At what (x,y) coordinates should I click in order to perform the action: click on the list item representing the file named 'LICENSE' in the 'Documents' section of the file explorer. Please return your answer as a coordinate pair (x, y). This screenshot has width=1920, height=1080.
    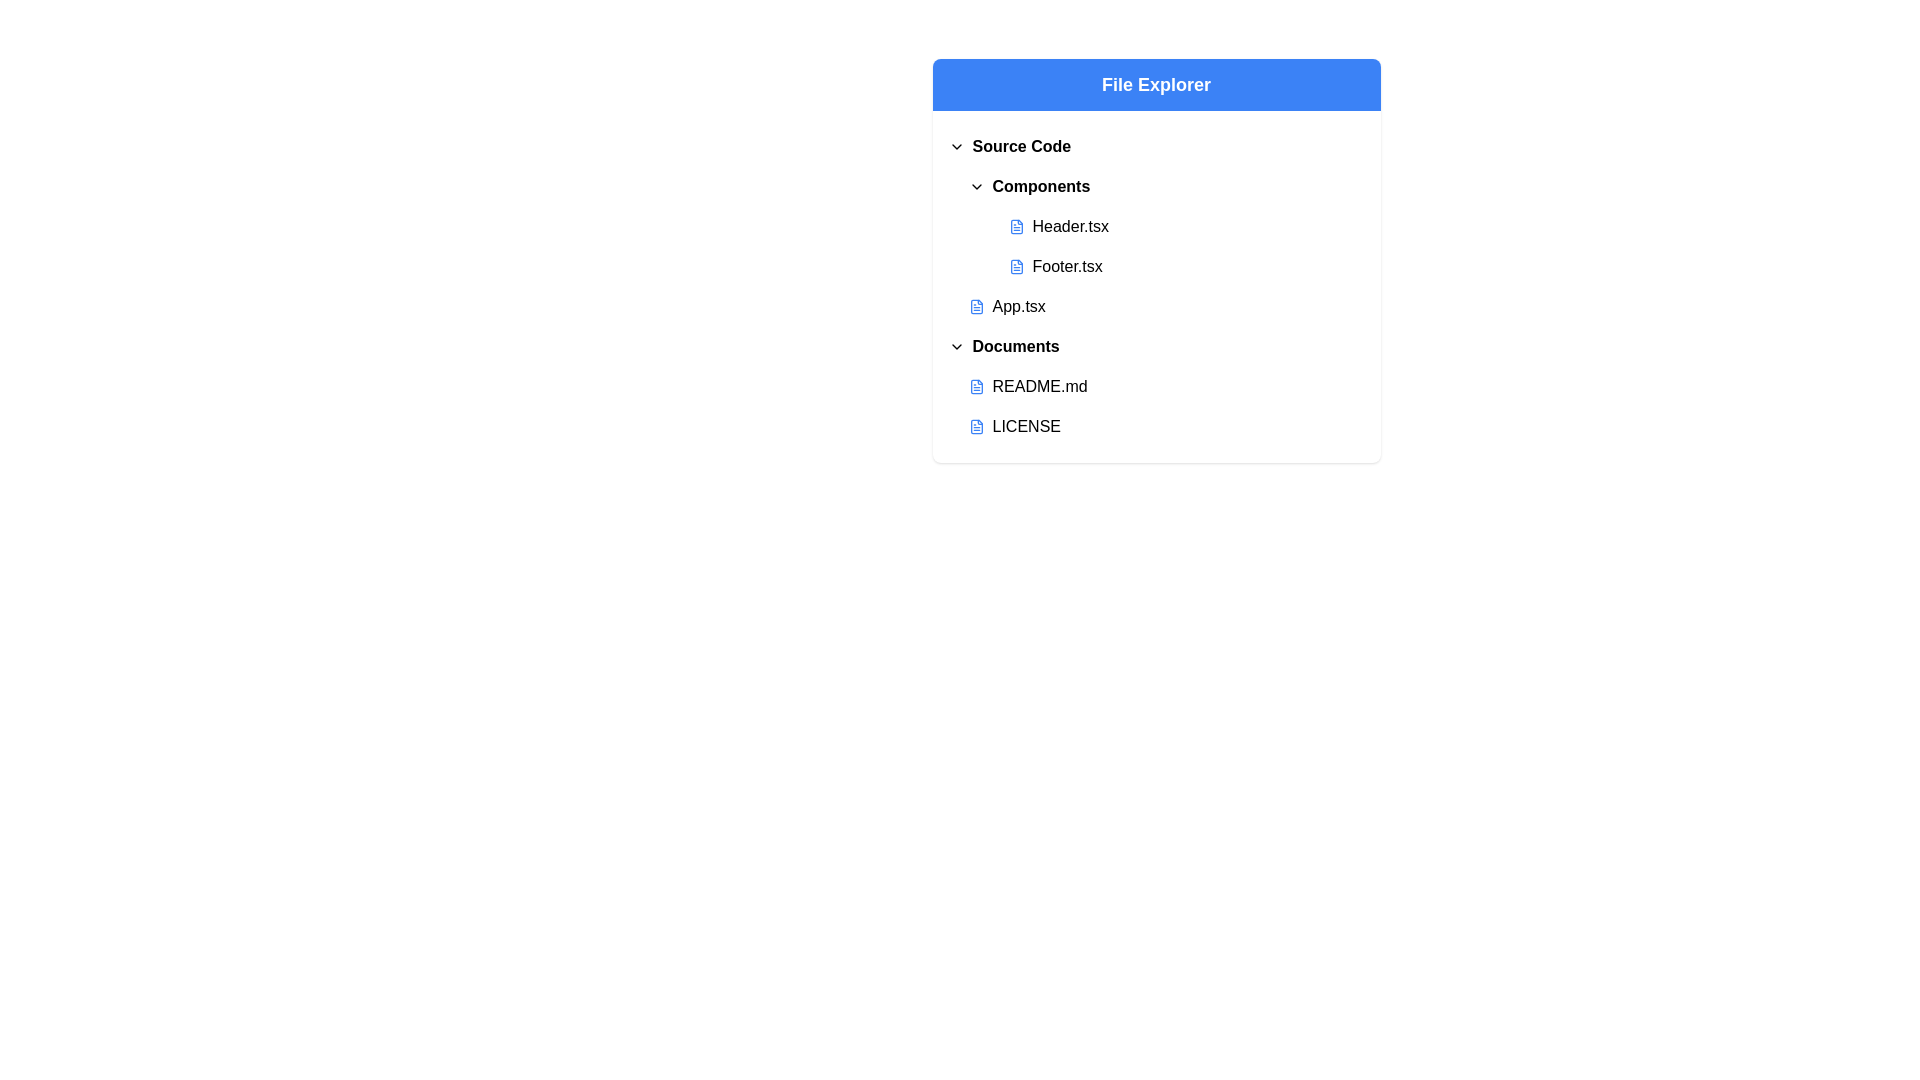
    Looking at the image, I should click on (1156, 426).